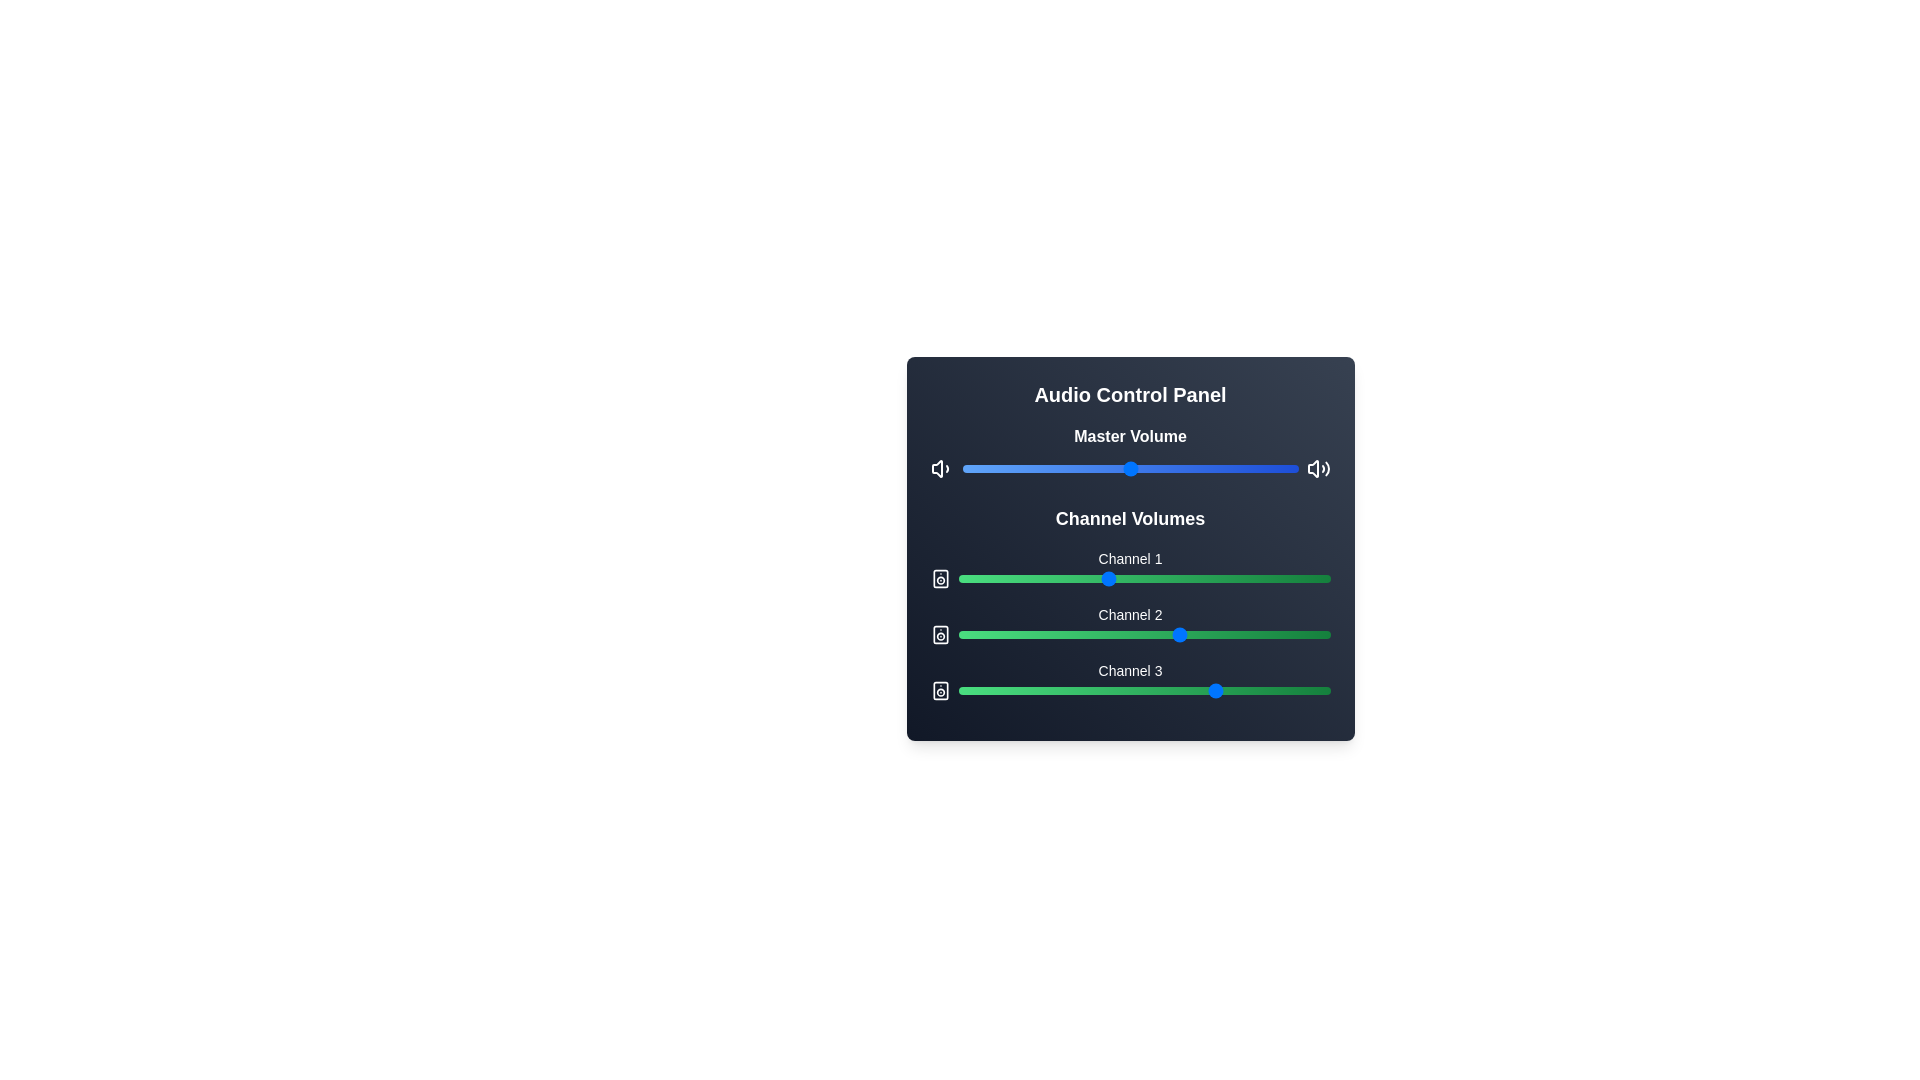 The image size is (1920, 1080). Describe the element at coordinates (1040, 635) in the screenshot. I see `the volume of Channel 2` at that location.